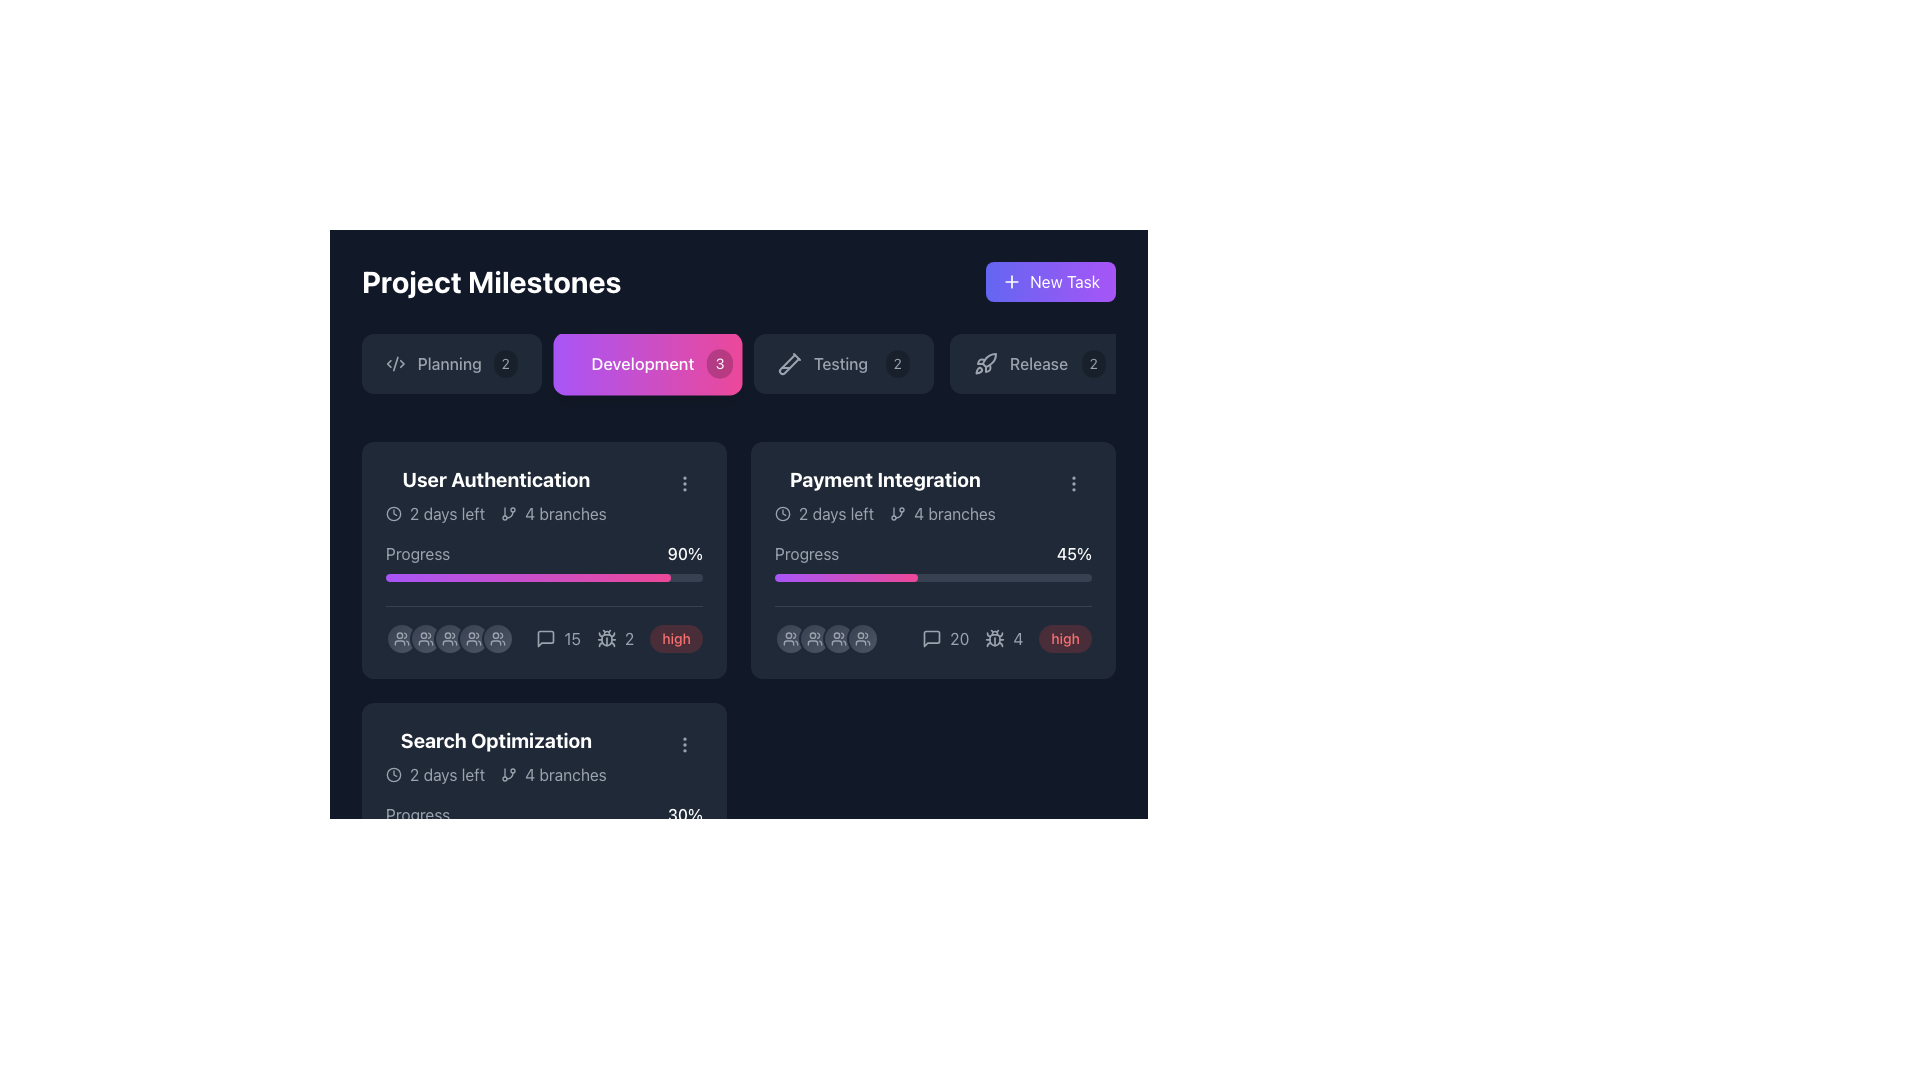 Image resolution: width=1920 pixels, height=1080 pixels. Describe the element at coordinates (434, 774) in the screenshot. I see `the countdown text label displaying '2 days left' with a clock icon on its left side, located at the top-left of the 'Search Optimization' card` at that location.